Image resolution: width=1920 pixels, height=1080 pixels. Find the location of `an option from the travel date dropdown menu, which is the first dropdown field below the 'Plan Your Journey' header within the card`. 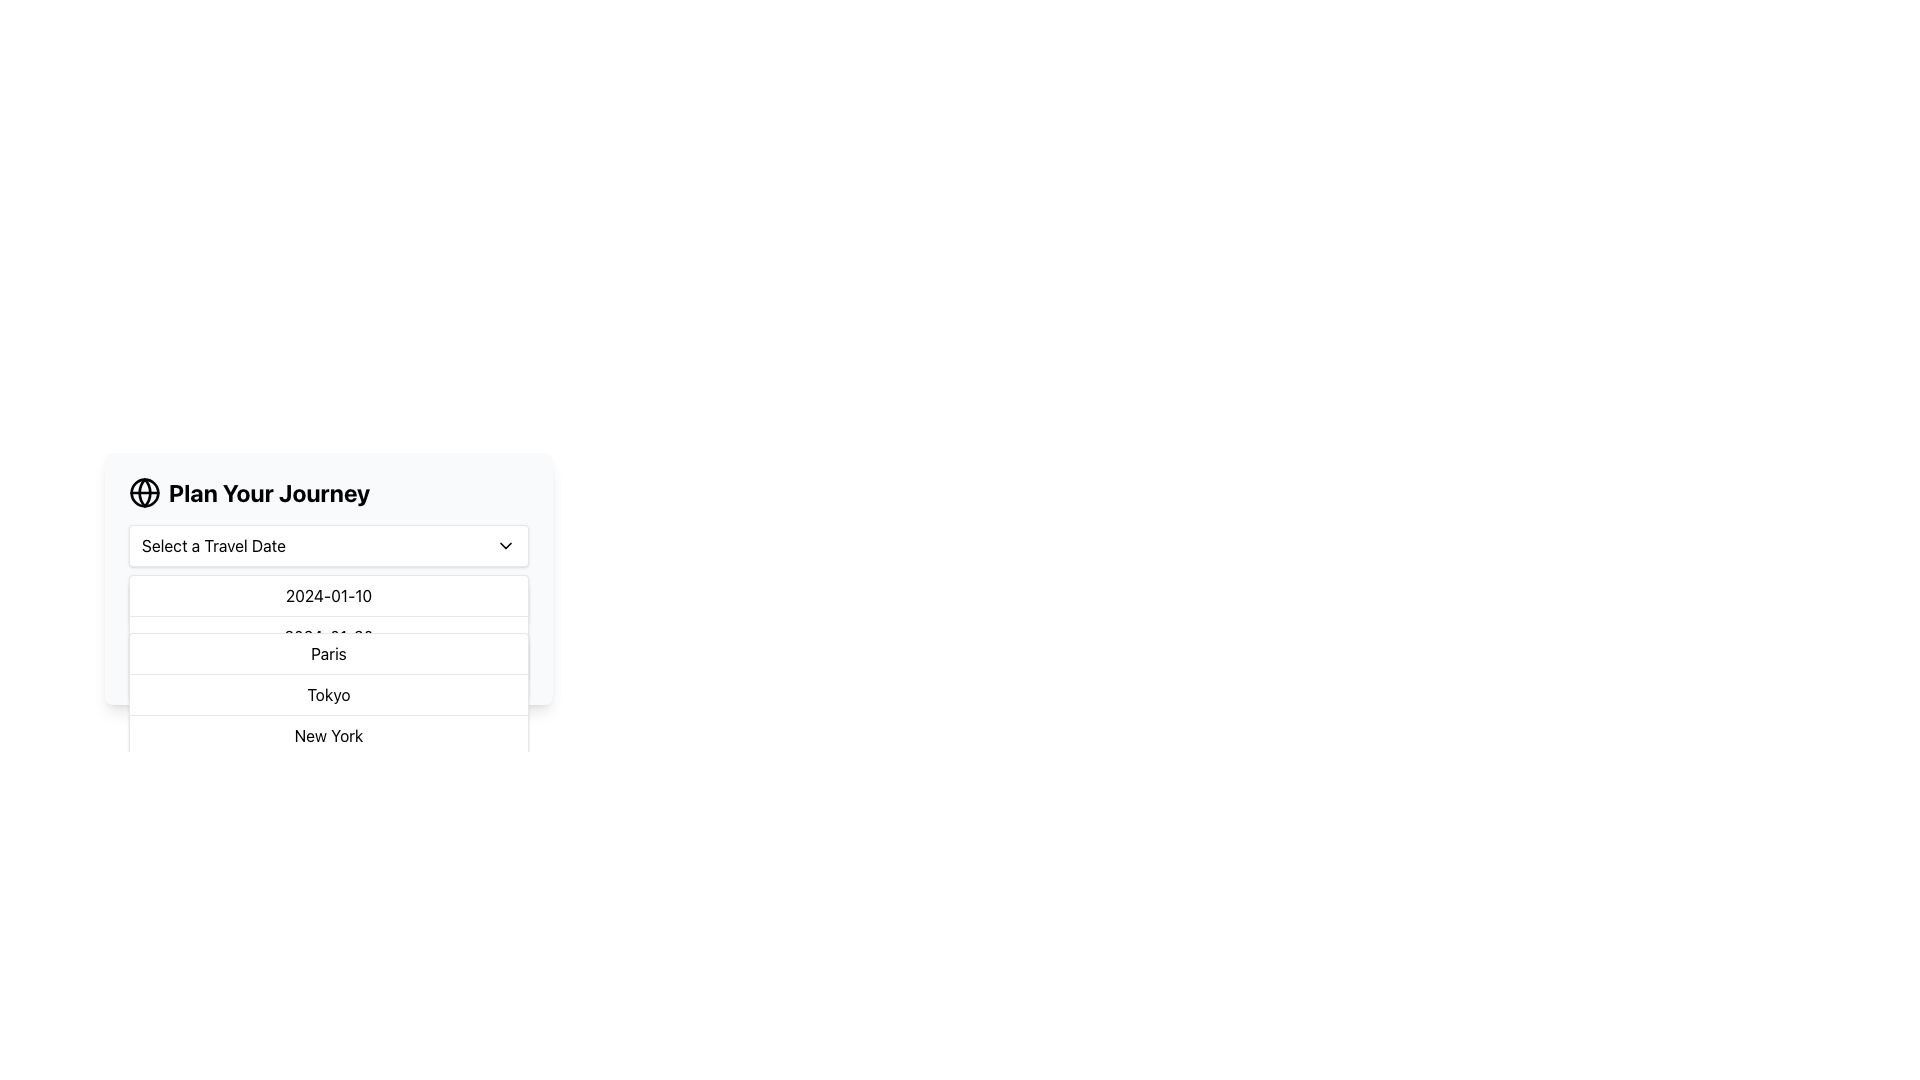

an option from the travel date dropdown menu, which is the first dropdown field below the 'Plan Your Journey' header within the card is located at coordinates (329, 546).